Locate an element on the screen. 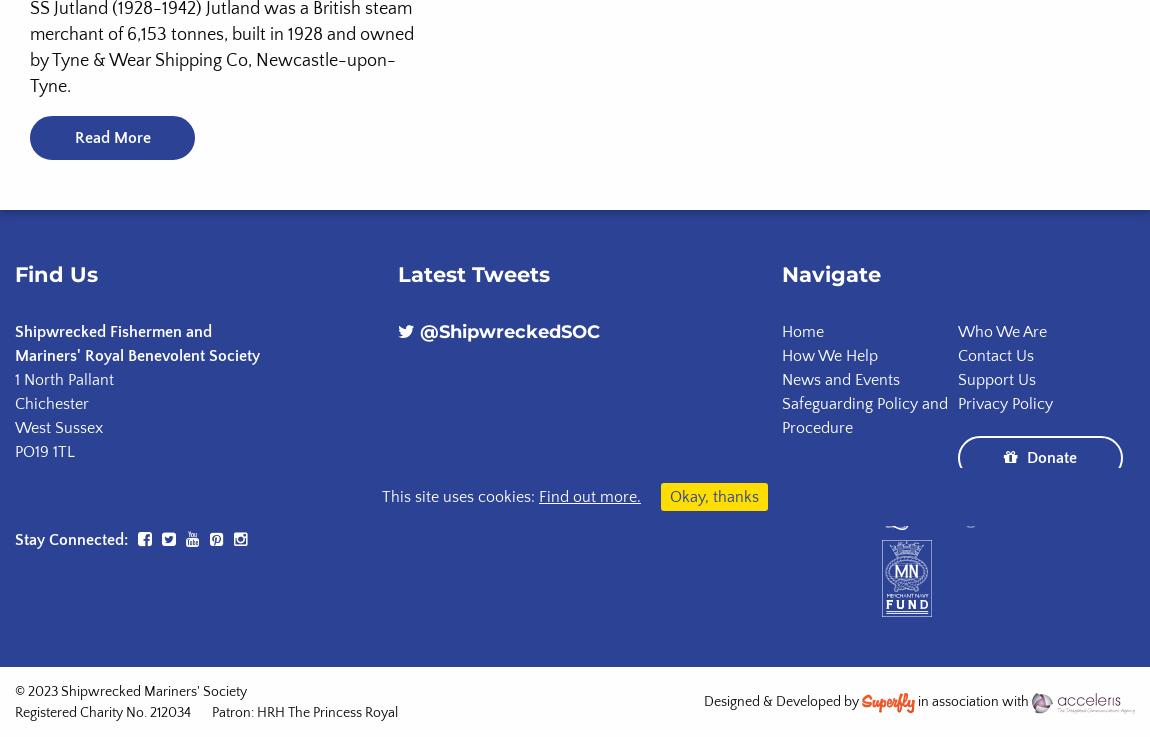 This screenshot has height=737, width=1150. 'Grants:' is located at coordinates (39, 514).